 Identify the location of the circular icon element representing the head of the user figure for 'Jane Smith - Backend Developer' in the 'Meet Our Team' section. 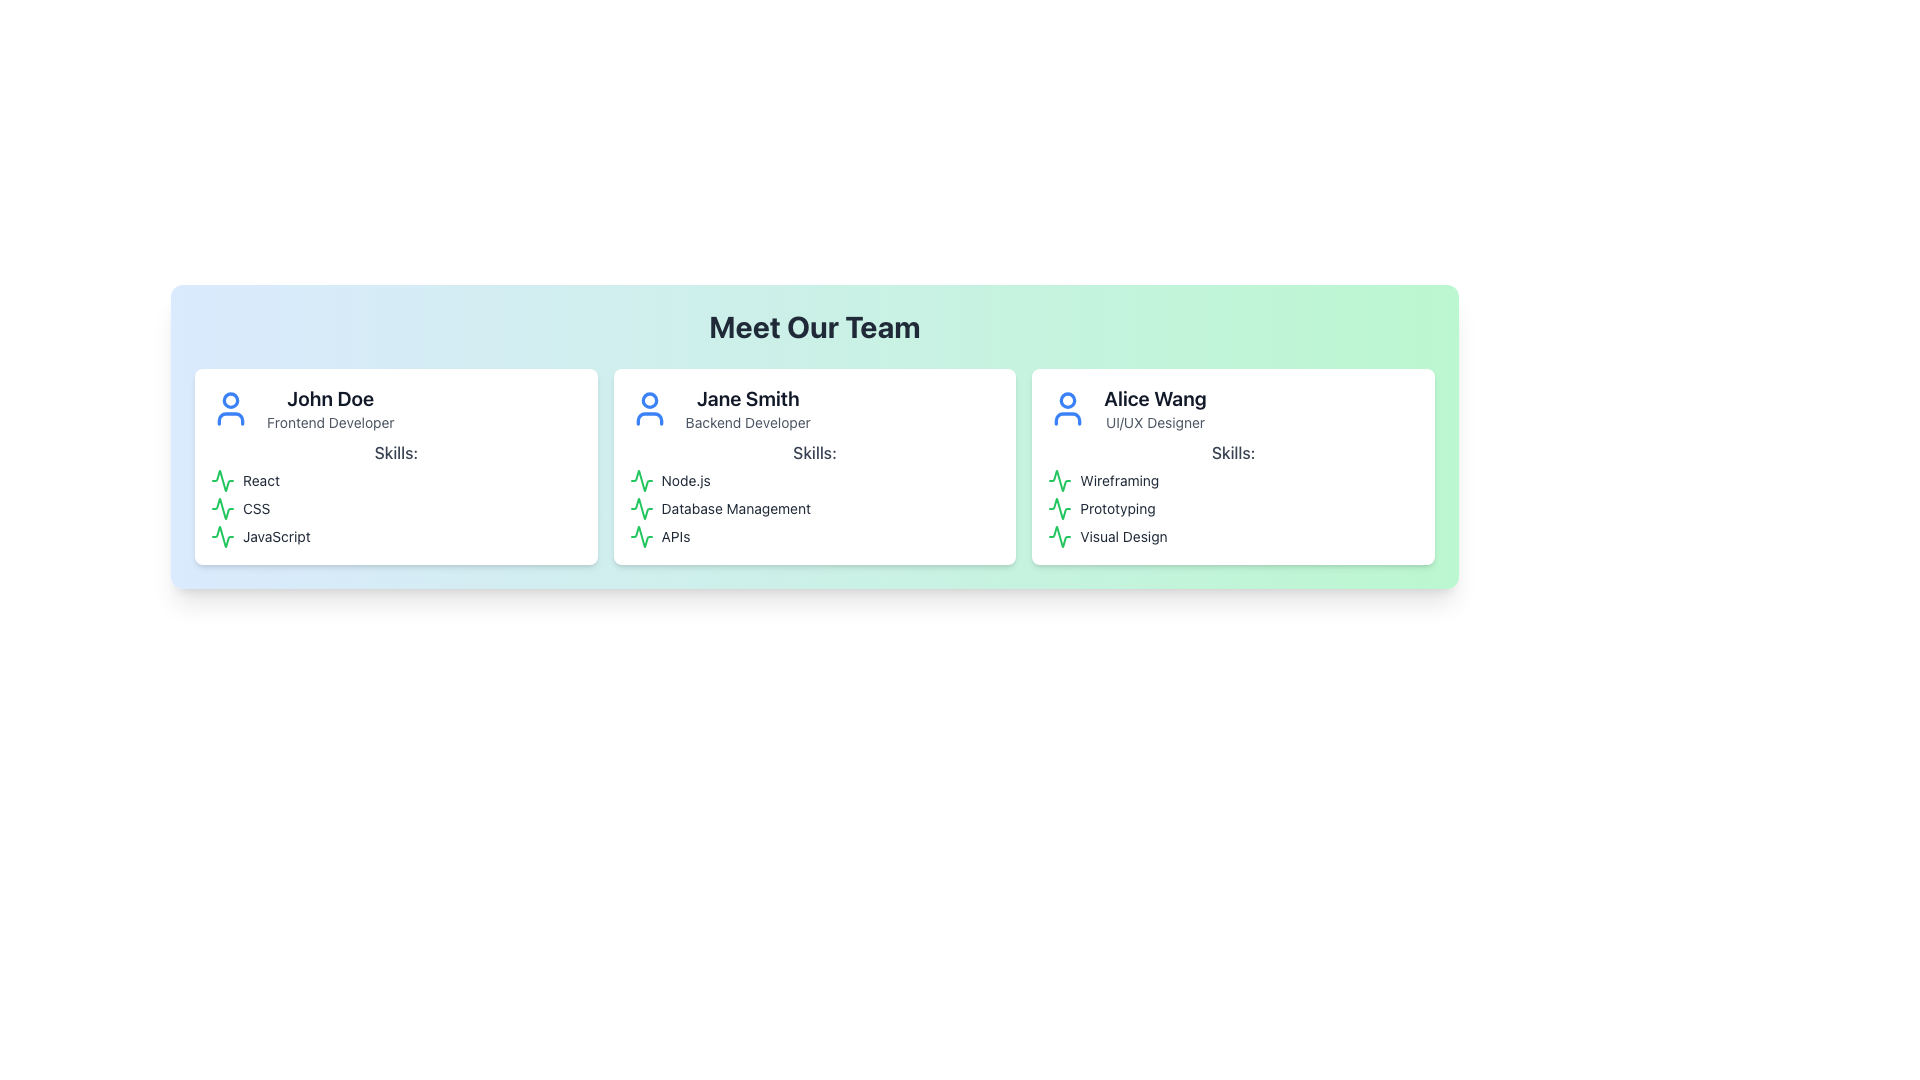
(649, 400).